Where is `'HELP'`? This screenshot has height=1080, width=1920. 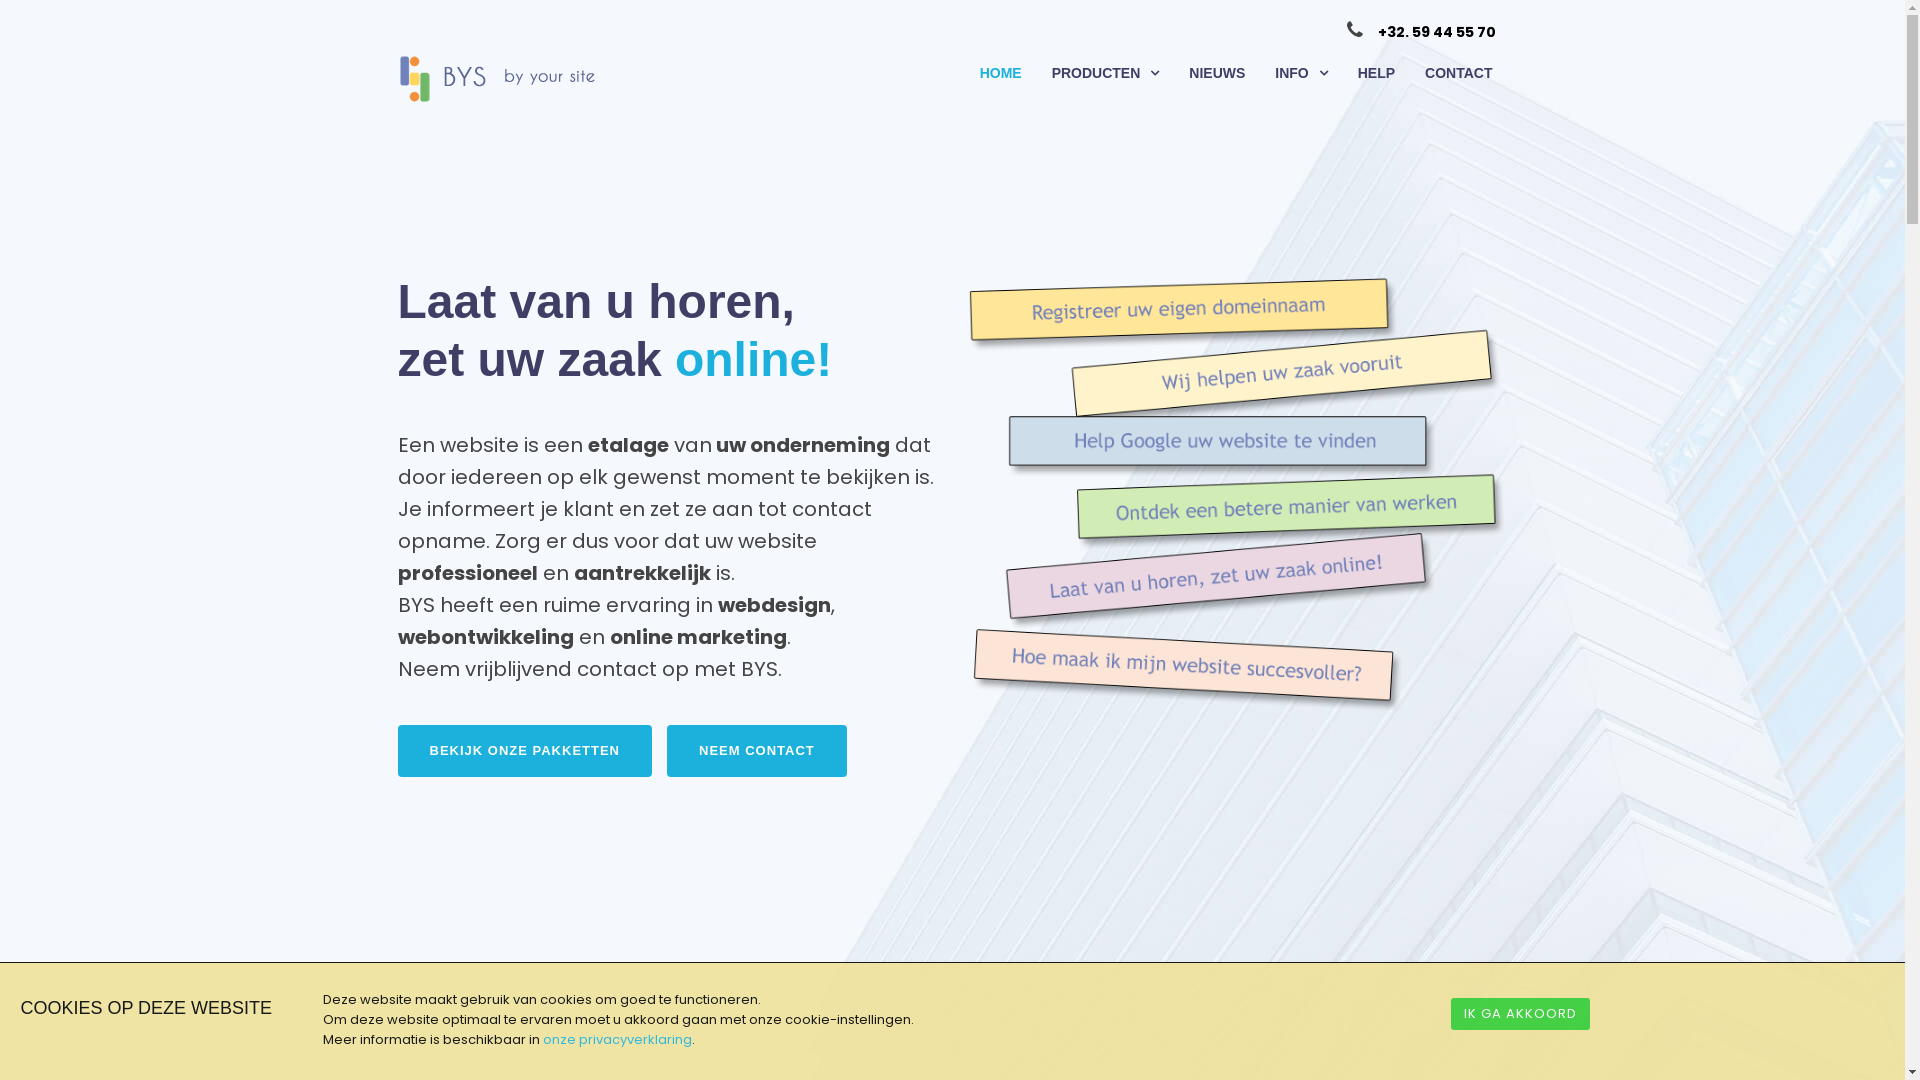 'HELP' is located at coordinates (1375, 72).